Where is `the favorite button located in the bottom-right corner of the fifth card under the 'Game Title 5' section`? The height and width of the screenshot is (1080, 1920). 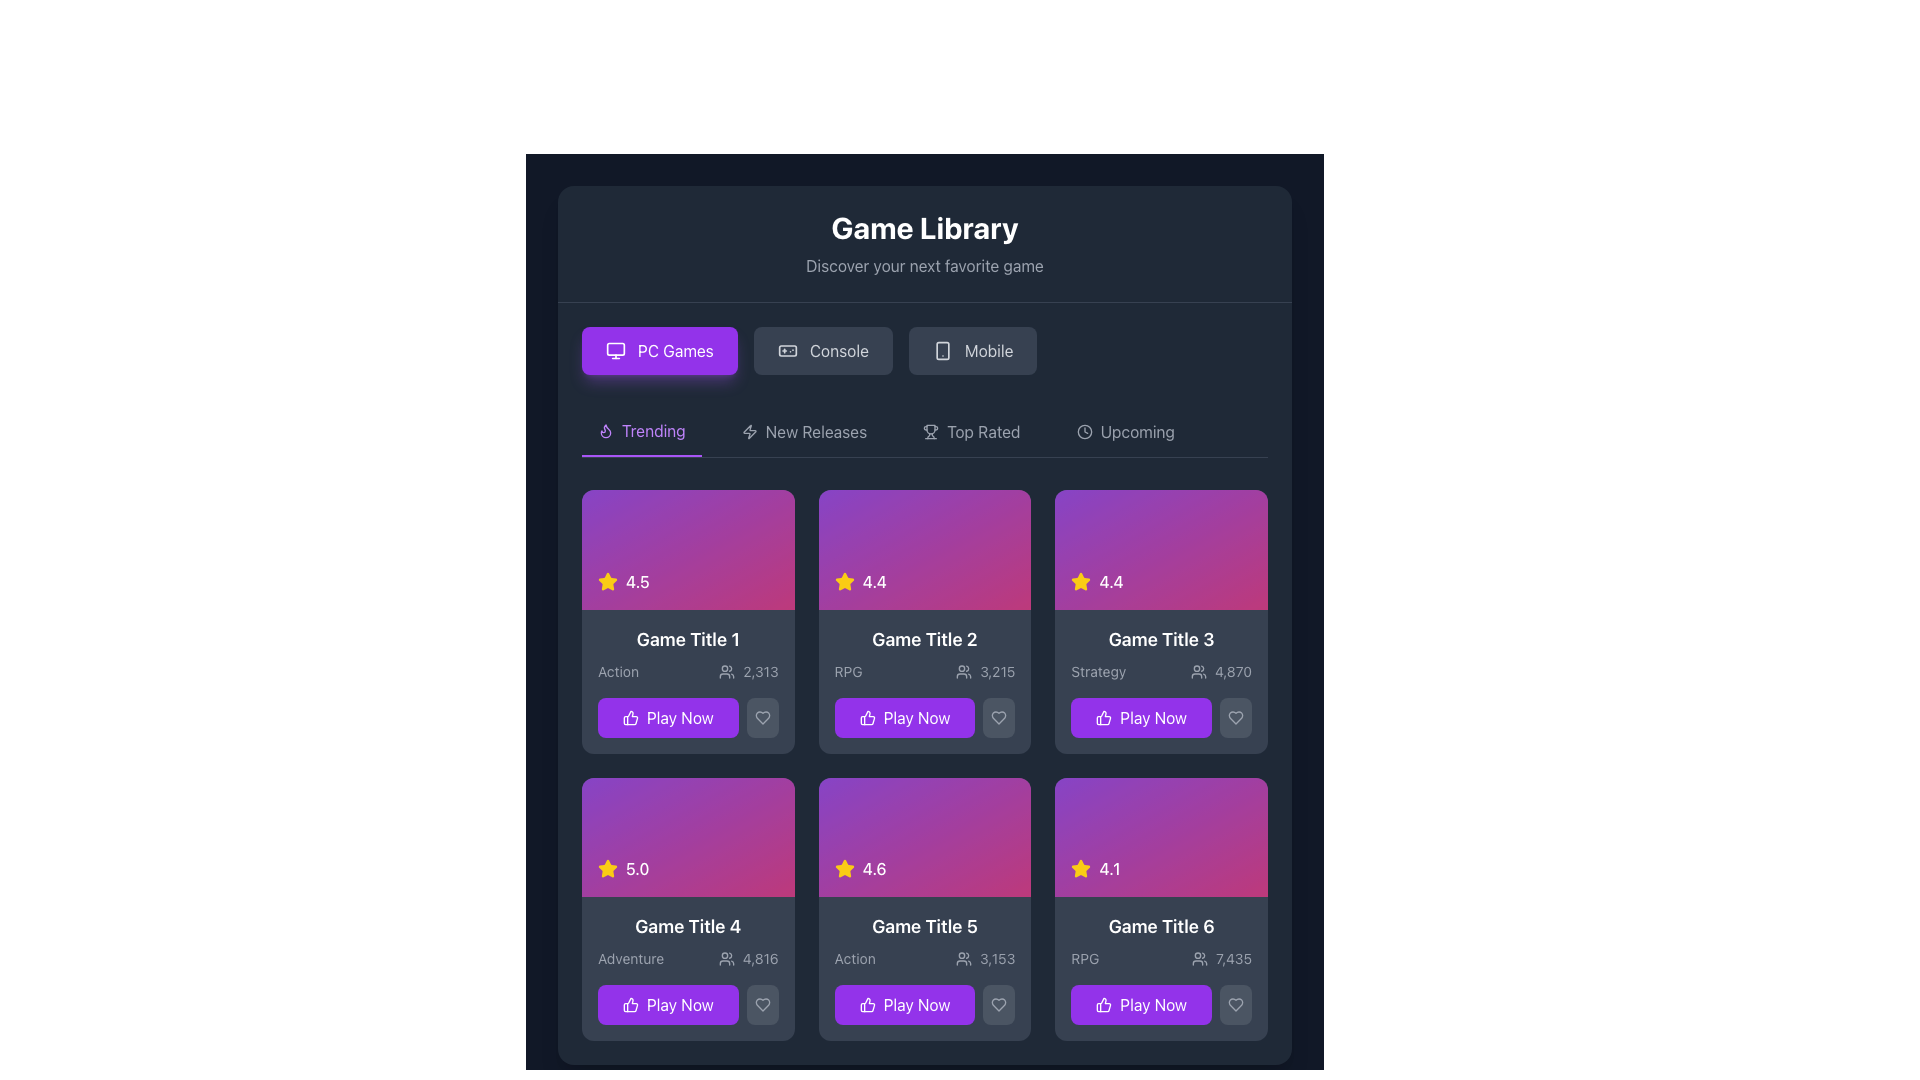
the favorite button located in the bottom-right corner of the fifth card under the 'Game Title 5' section is located at coordinates (999, 1005).